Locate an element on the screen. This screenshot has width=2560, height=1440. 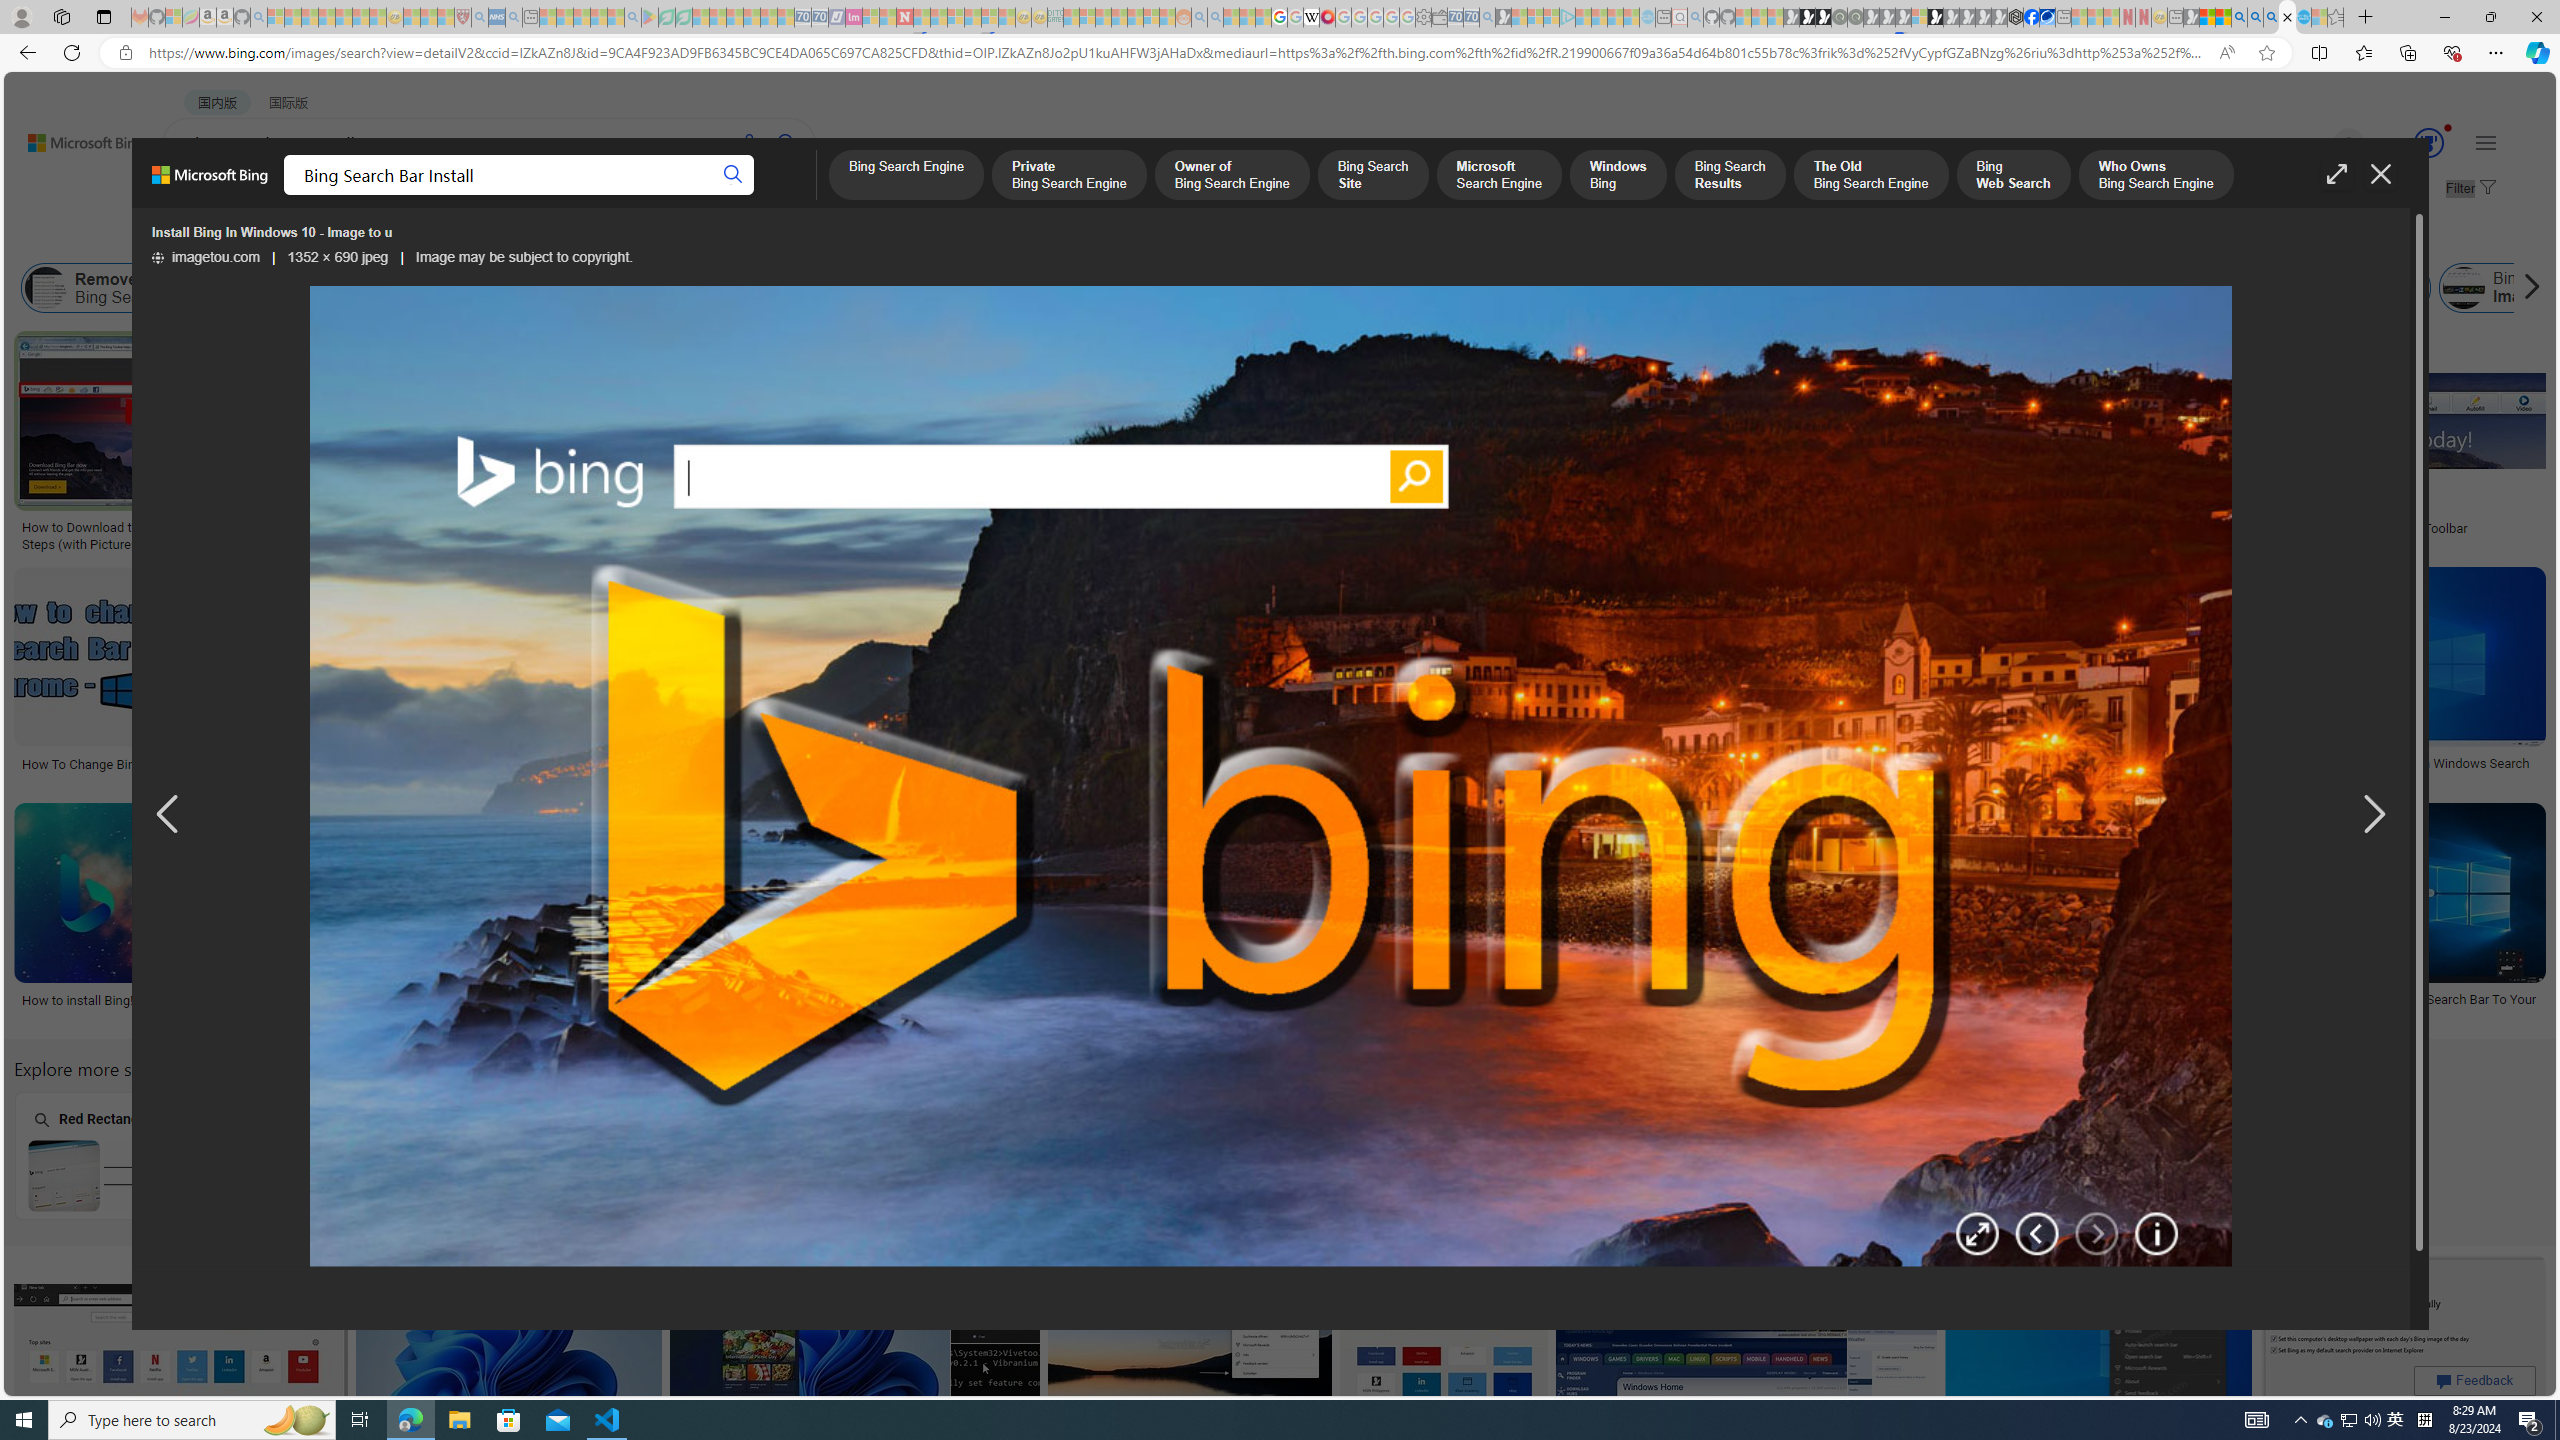
'DICT' is located at coordinates (716, 195).